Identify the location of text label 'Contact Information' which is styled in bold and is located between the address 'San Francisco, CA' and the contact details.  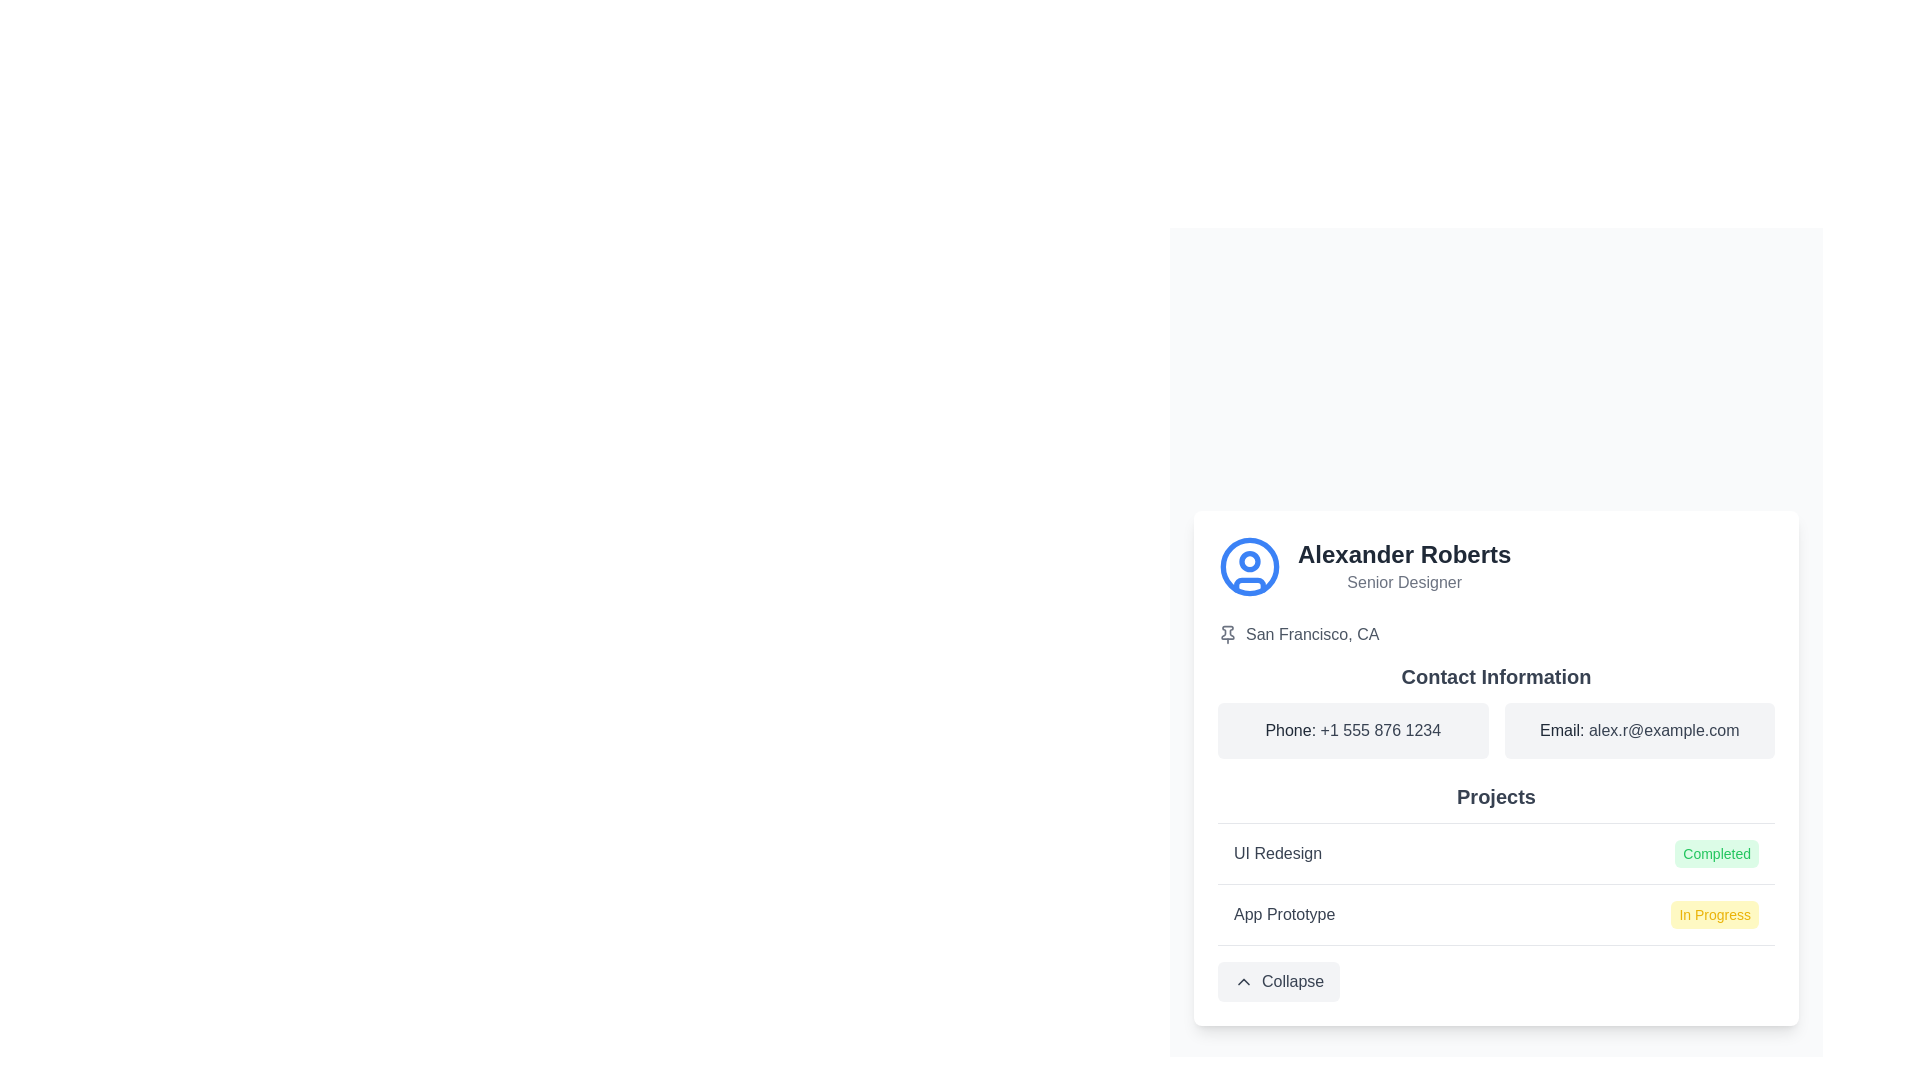
(1496, 675).